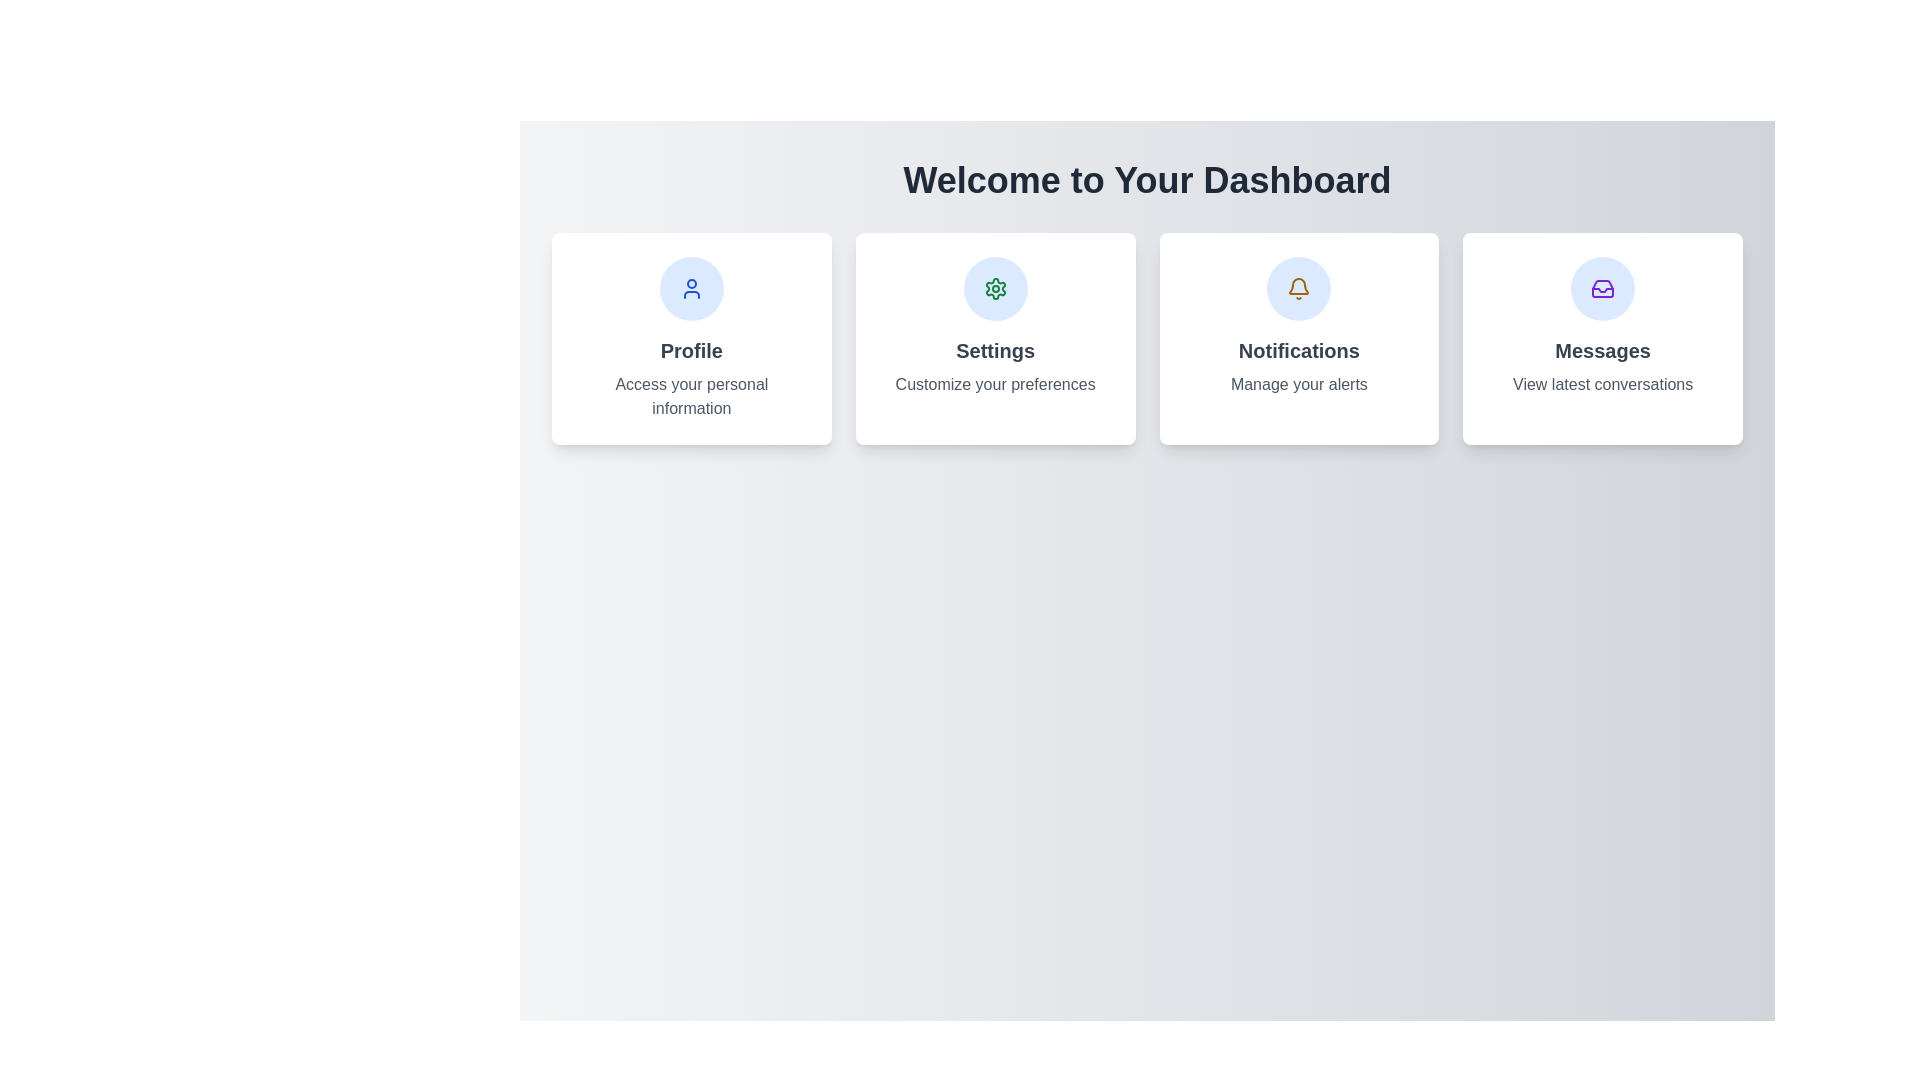 The width and height of the screenshot is (1920, 1080). Describe the element at coordinates (1603, 289) in the screenshot. I see `the small, purple-colored inbox icon located inside the rightmost 'Messages' card in the dashboard grid` at that location.